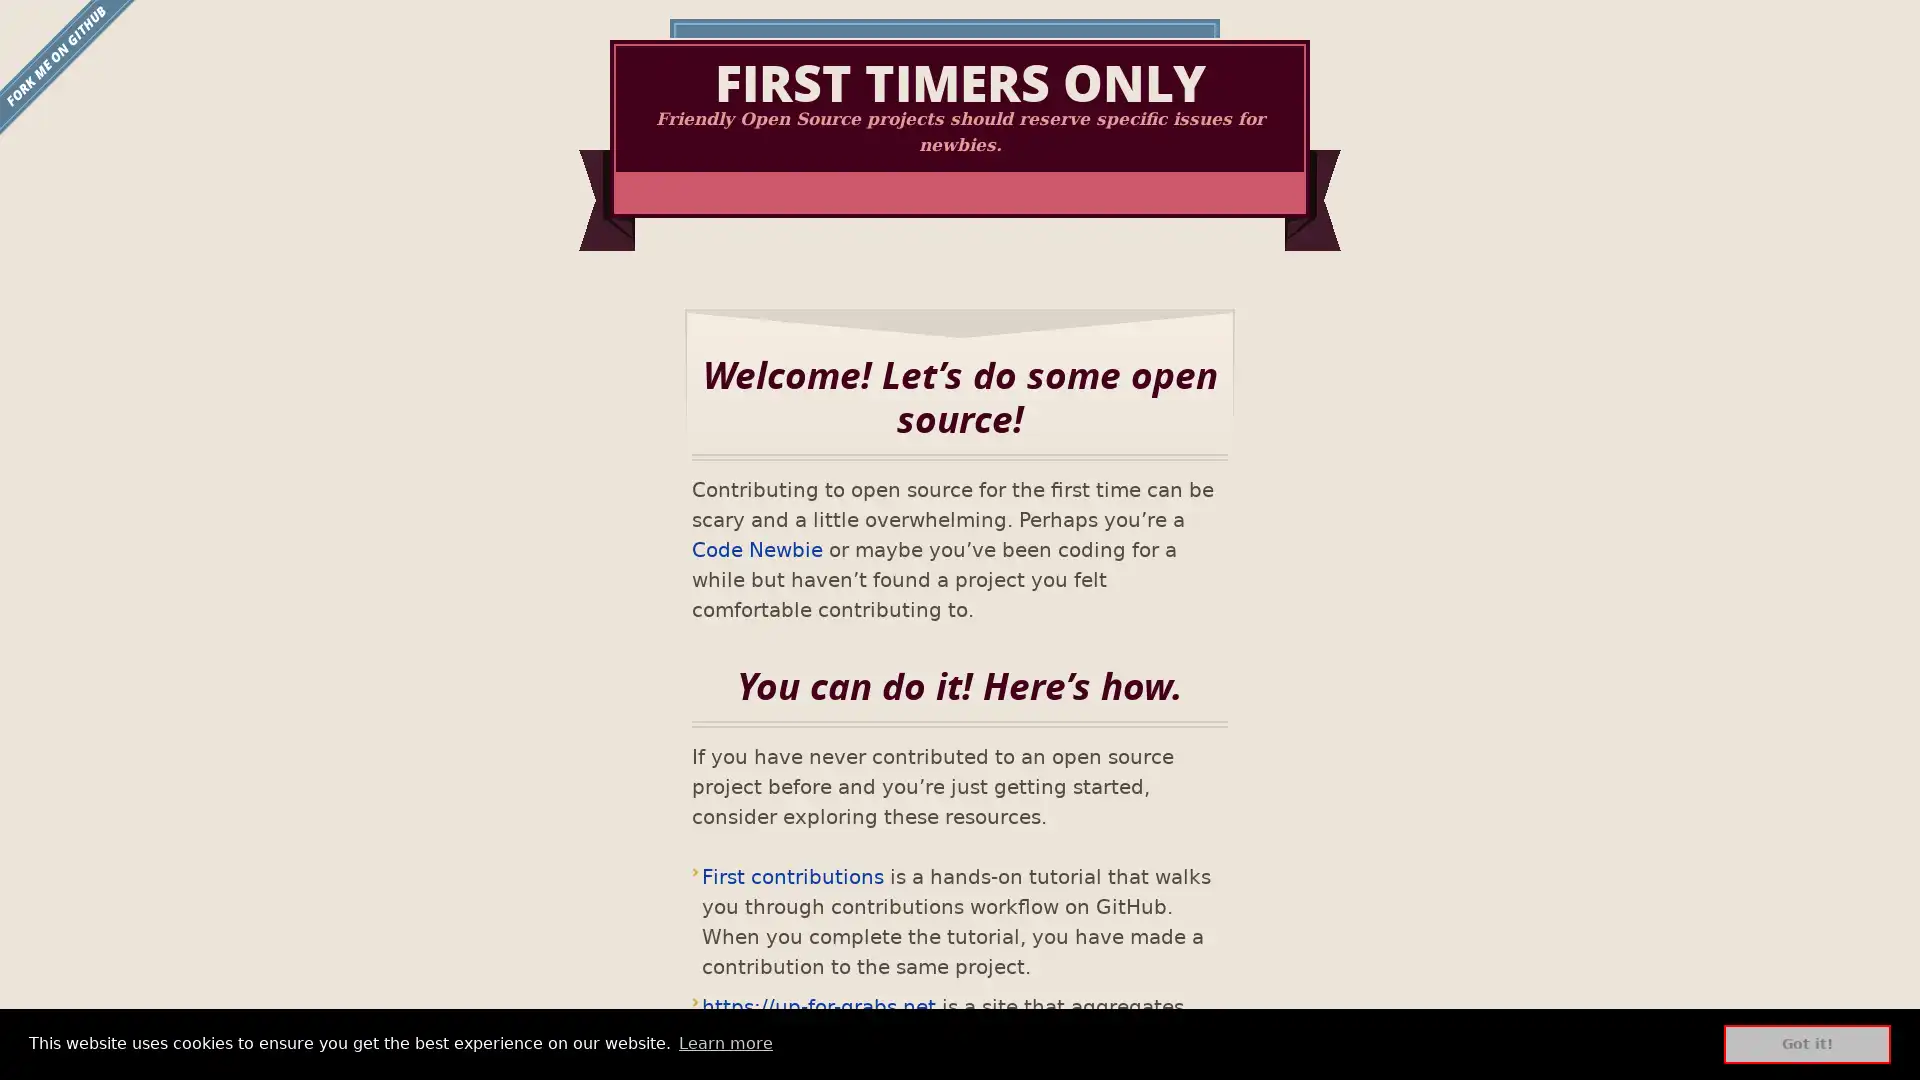 Image resolution: width=1920 pixels, height=1080 pixels. What do you see at coordinates (724, 1043) in the screenshot?
I see `learn more about cookies` at bounding box center [724, 1043].